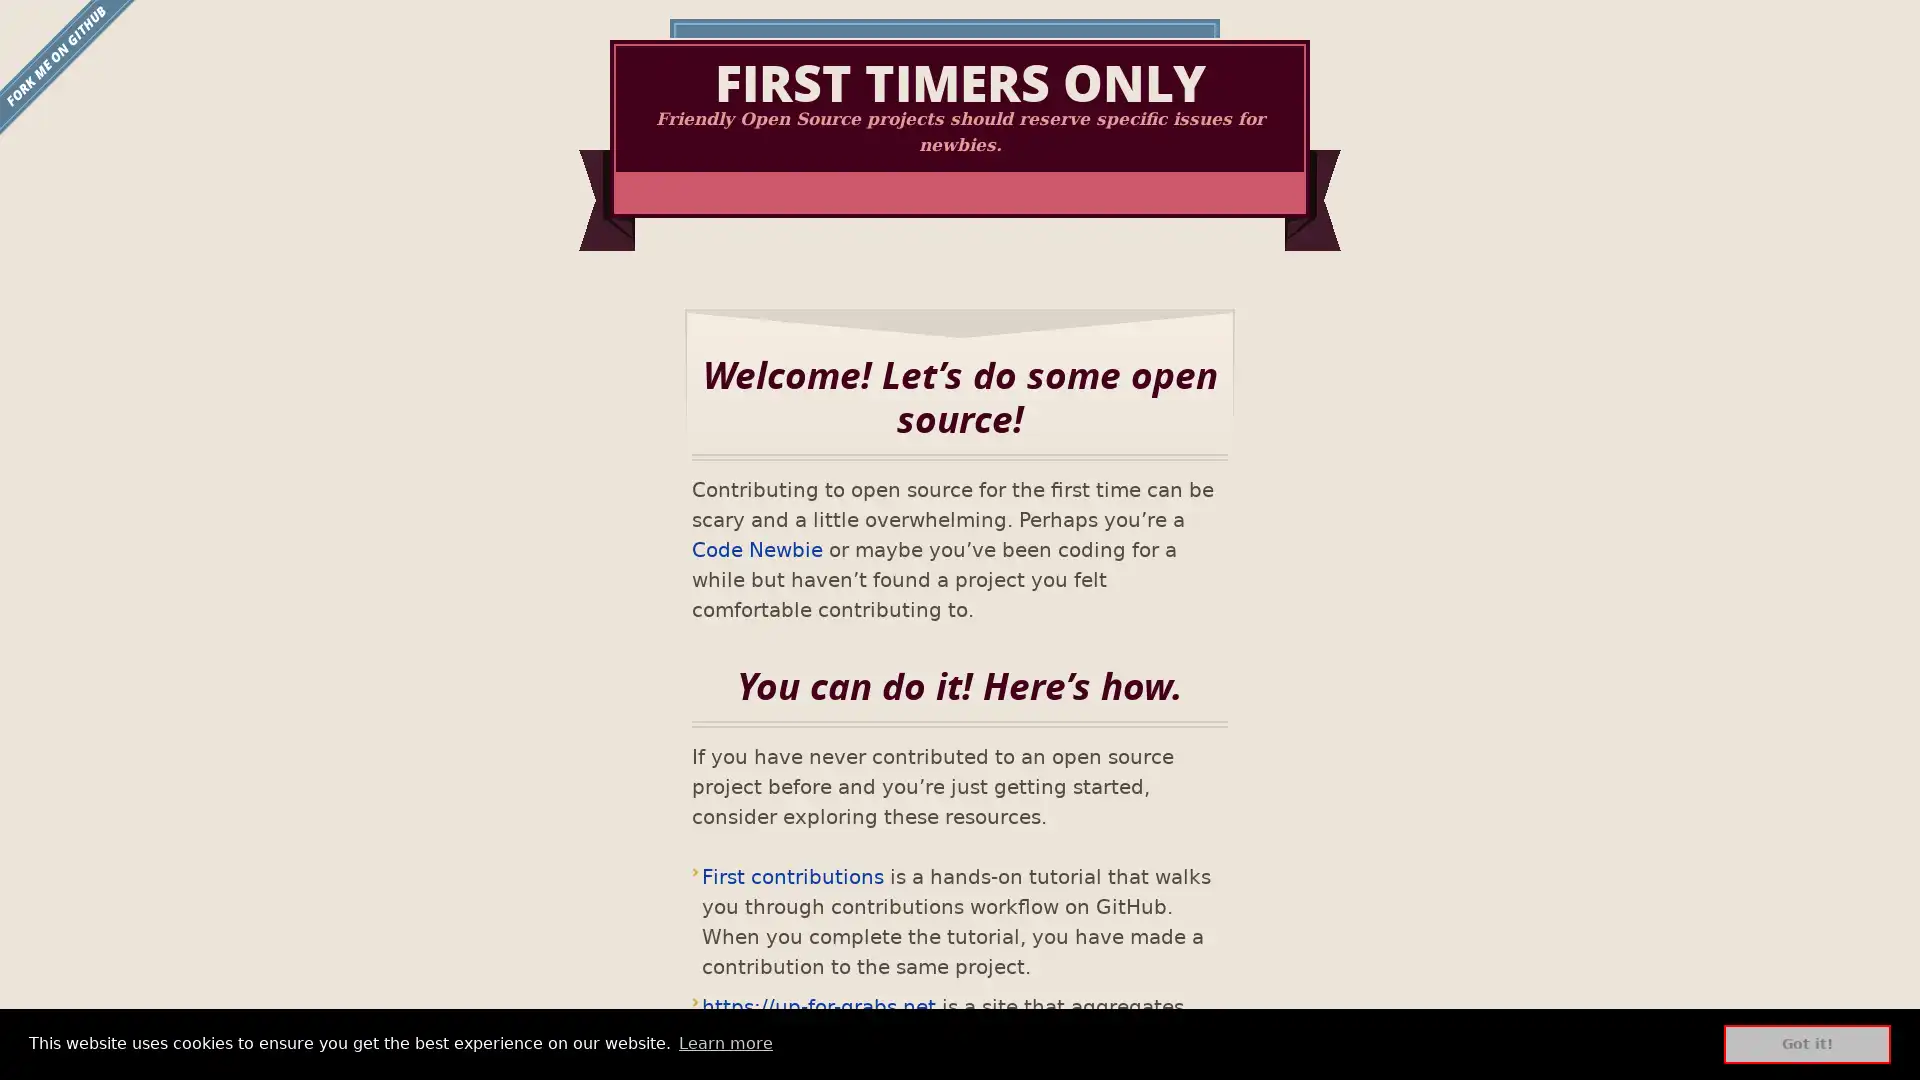 Image resolution: width=1920 pixels, height=1080 pixels. What do you see at coordinates (724, 1043) in the screenshot?
I see `learn more about cookies` at bounding box center [724, 1043].